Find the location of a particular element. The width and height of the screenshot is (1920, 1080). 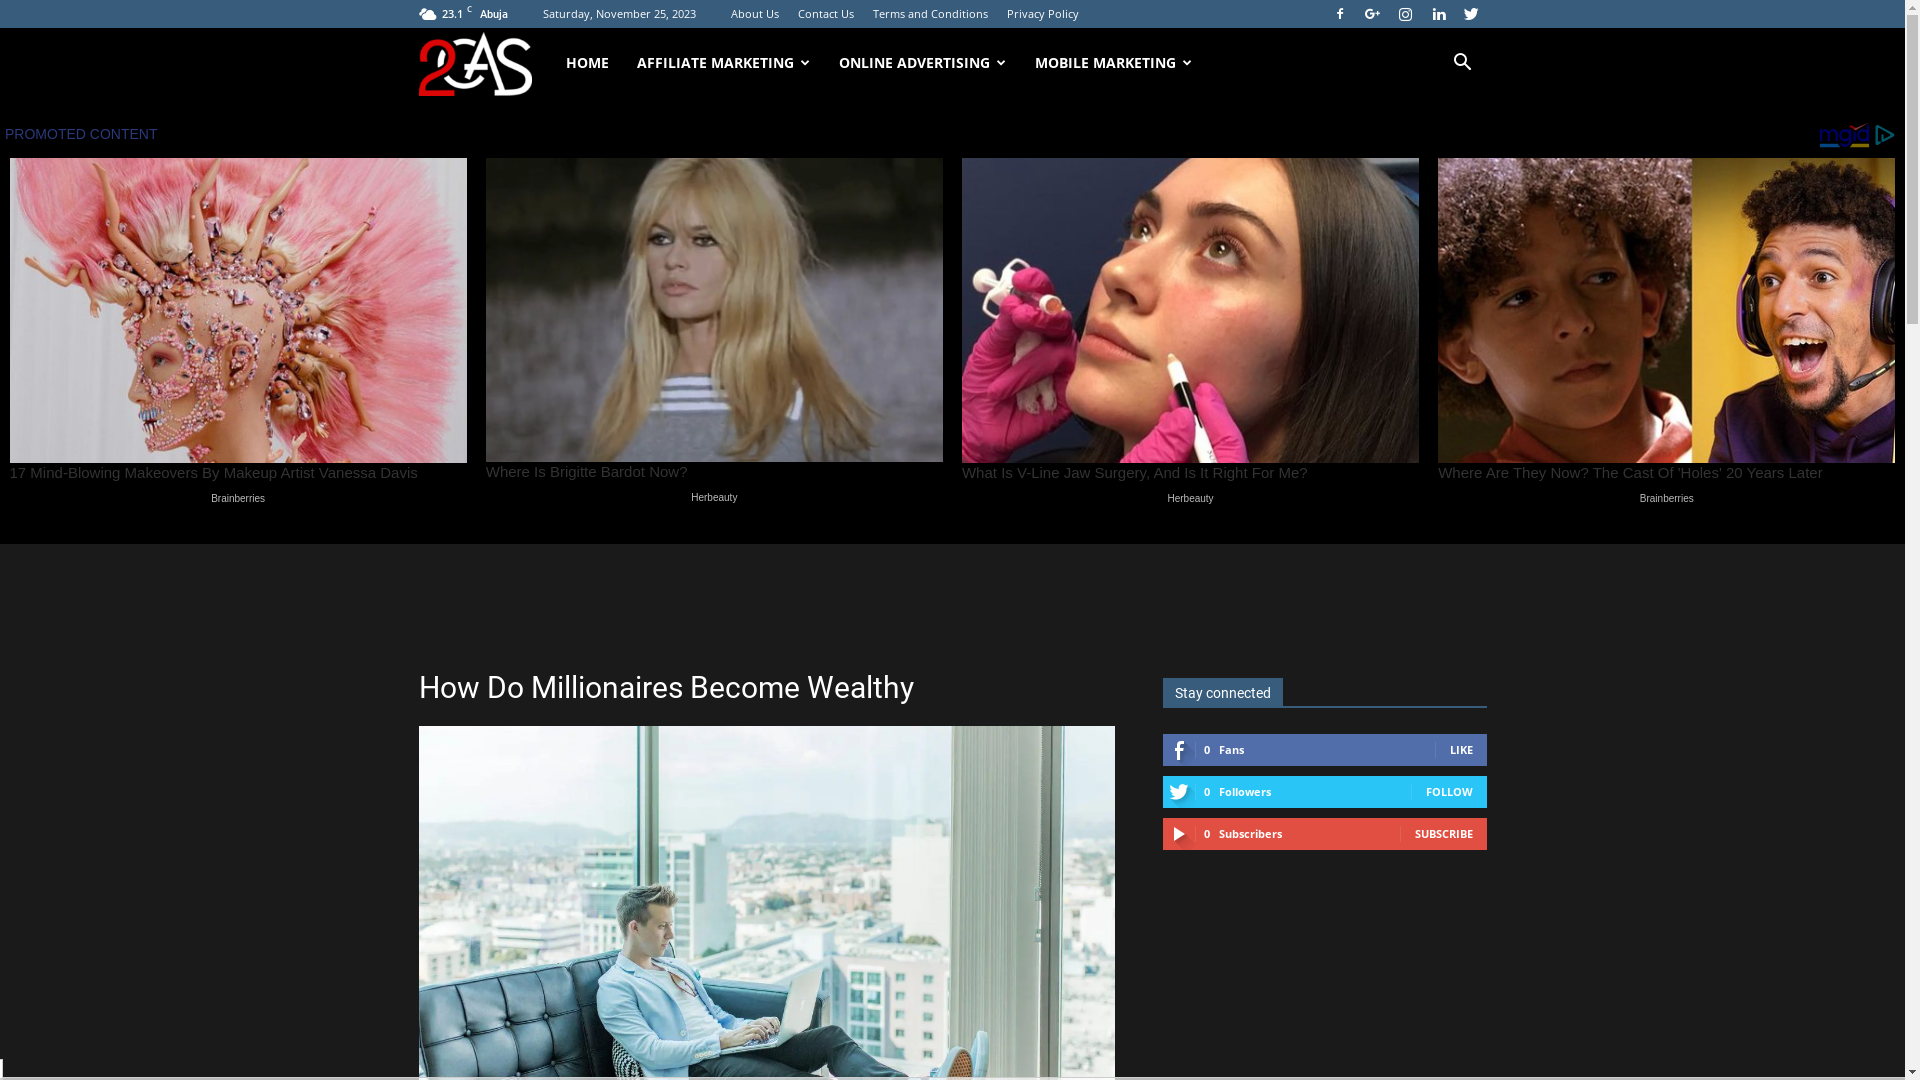

'Terms and Conditions' is located at coordinates (928, 13).